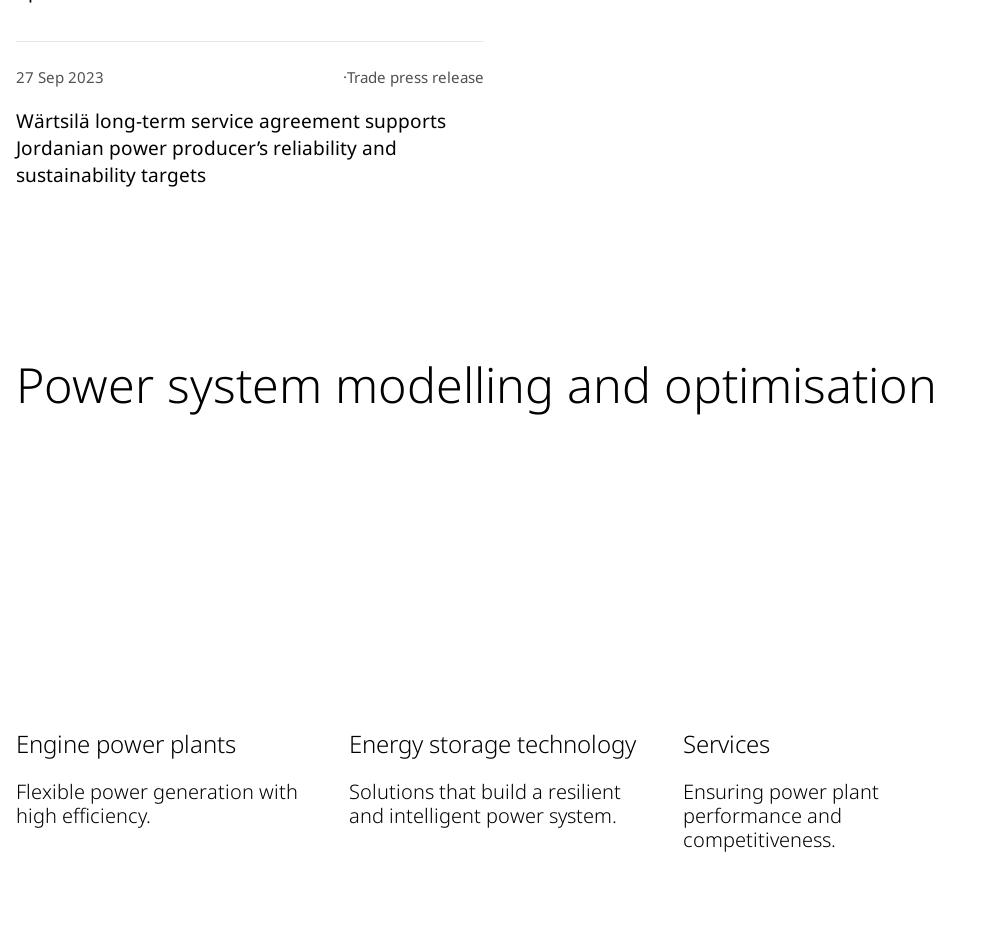 The image size is (1000, 944). What do you see at coordinates (724, 742) in the screenshot?
I see `'Services'` at bounding box center [724, 742].